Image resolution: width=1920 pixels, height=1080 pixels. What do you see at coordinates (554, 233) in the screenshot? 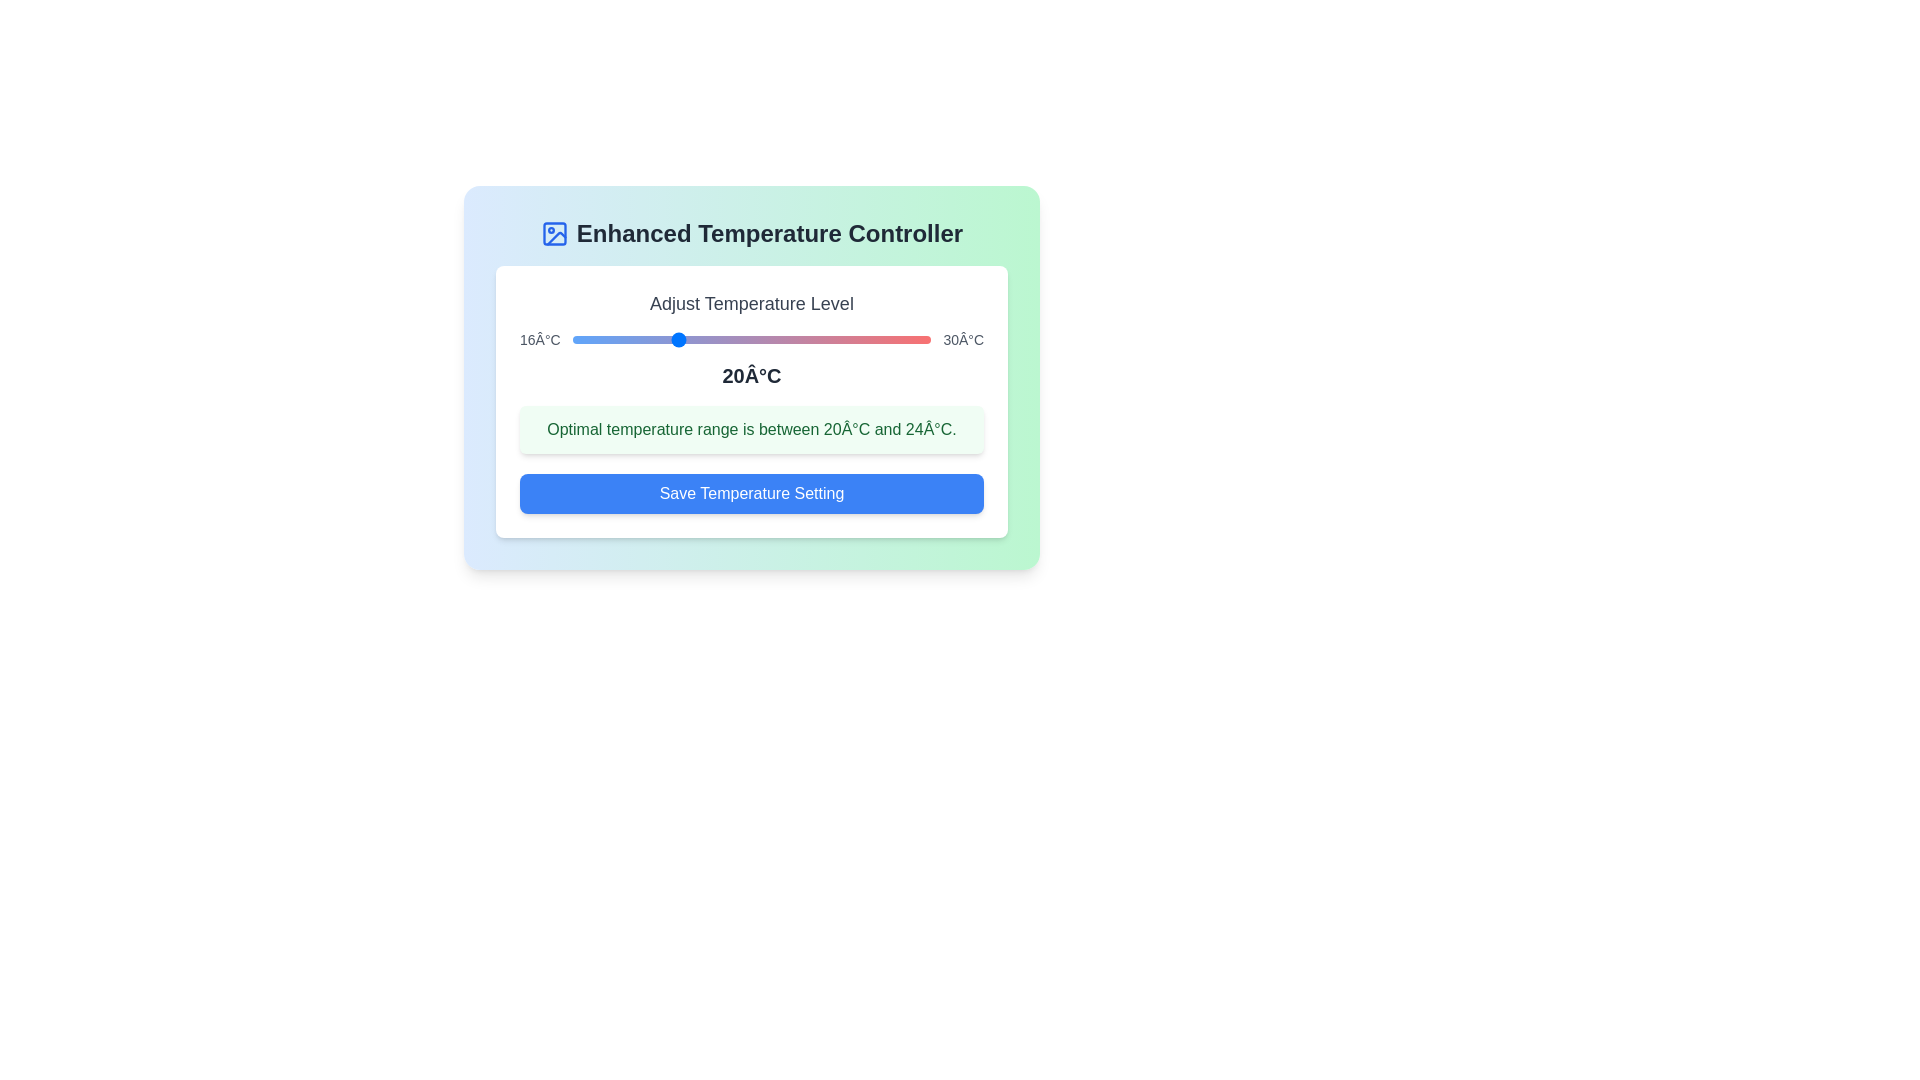
I see `the image icon in the header` at bounding box center [554, 233].